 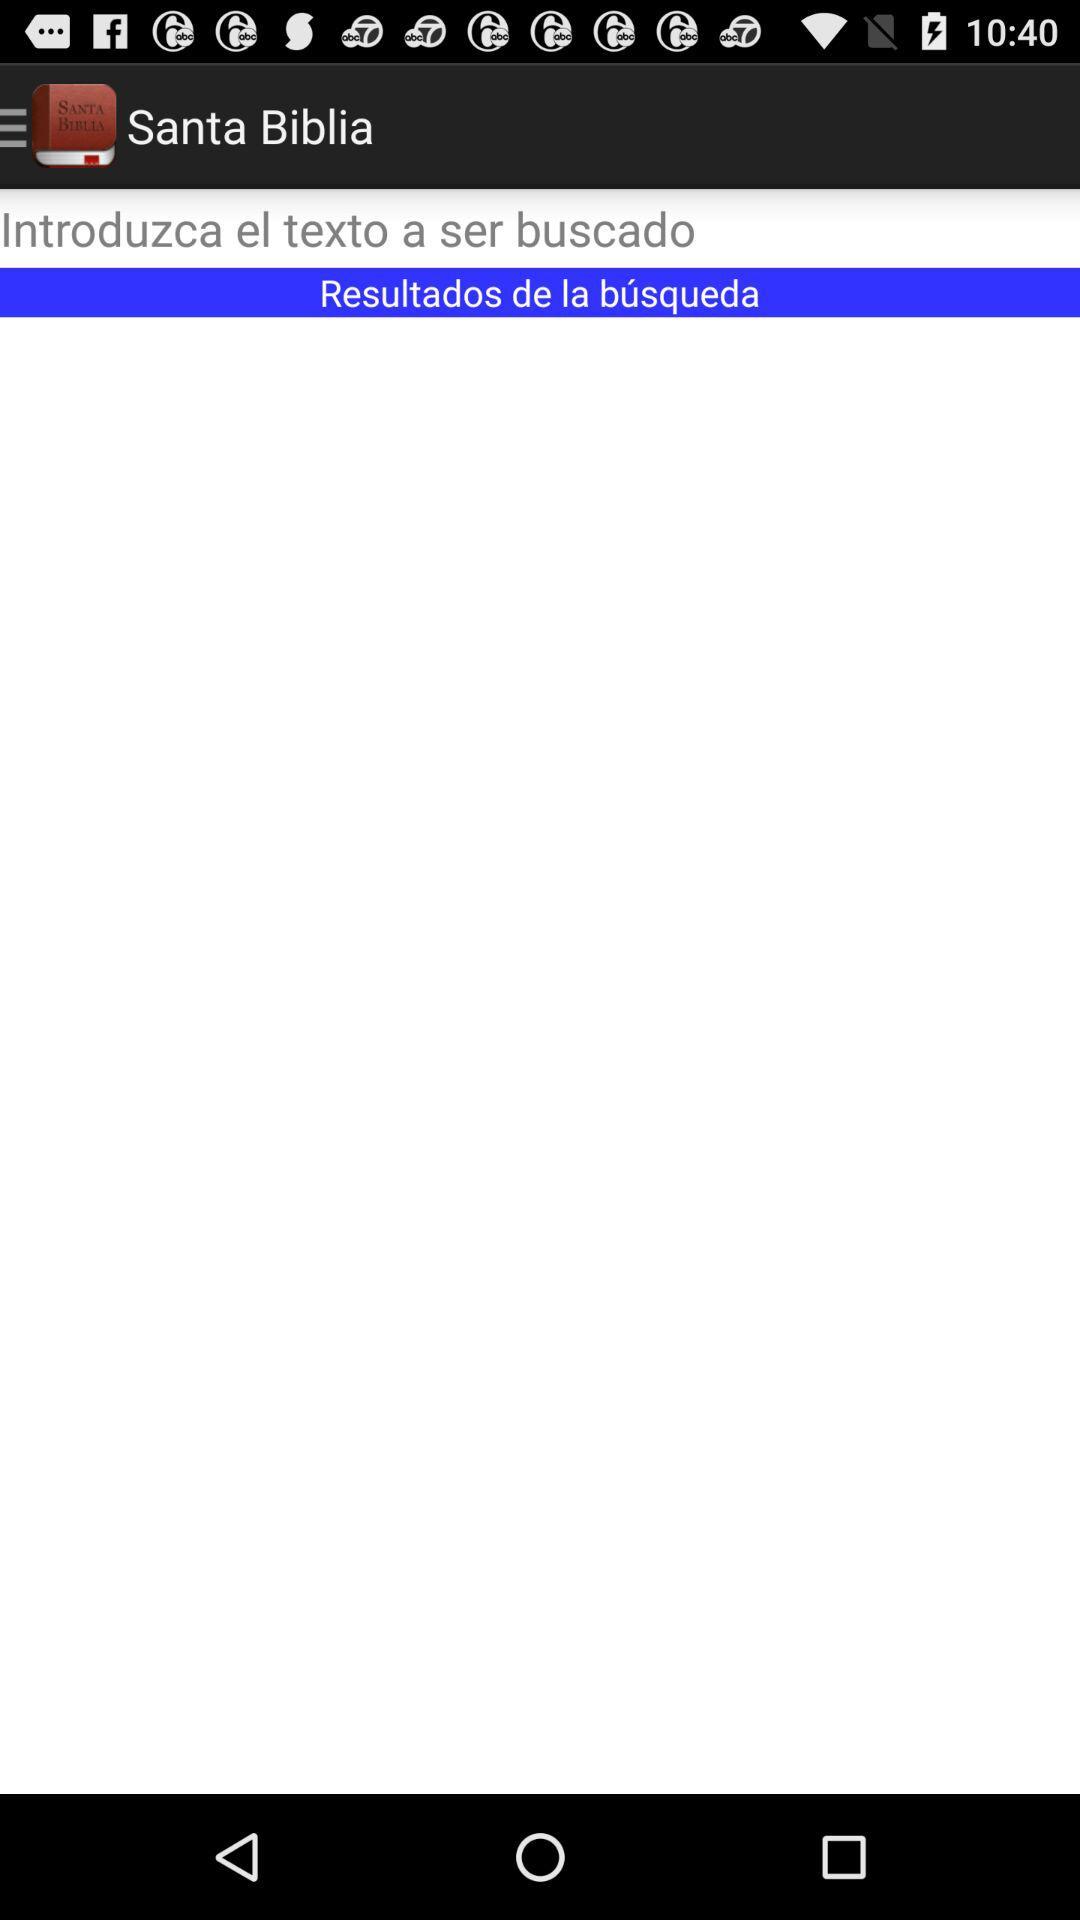 What do you see at coordinates (540, 1054) in the screenshot?
I see `item below the resultados de la` at bounding box center [540, 1054].